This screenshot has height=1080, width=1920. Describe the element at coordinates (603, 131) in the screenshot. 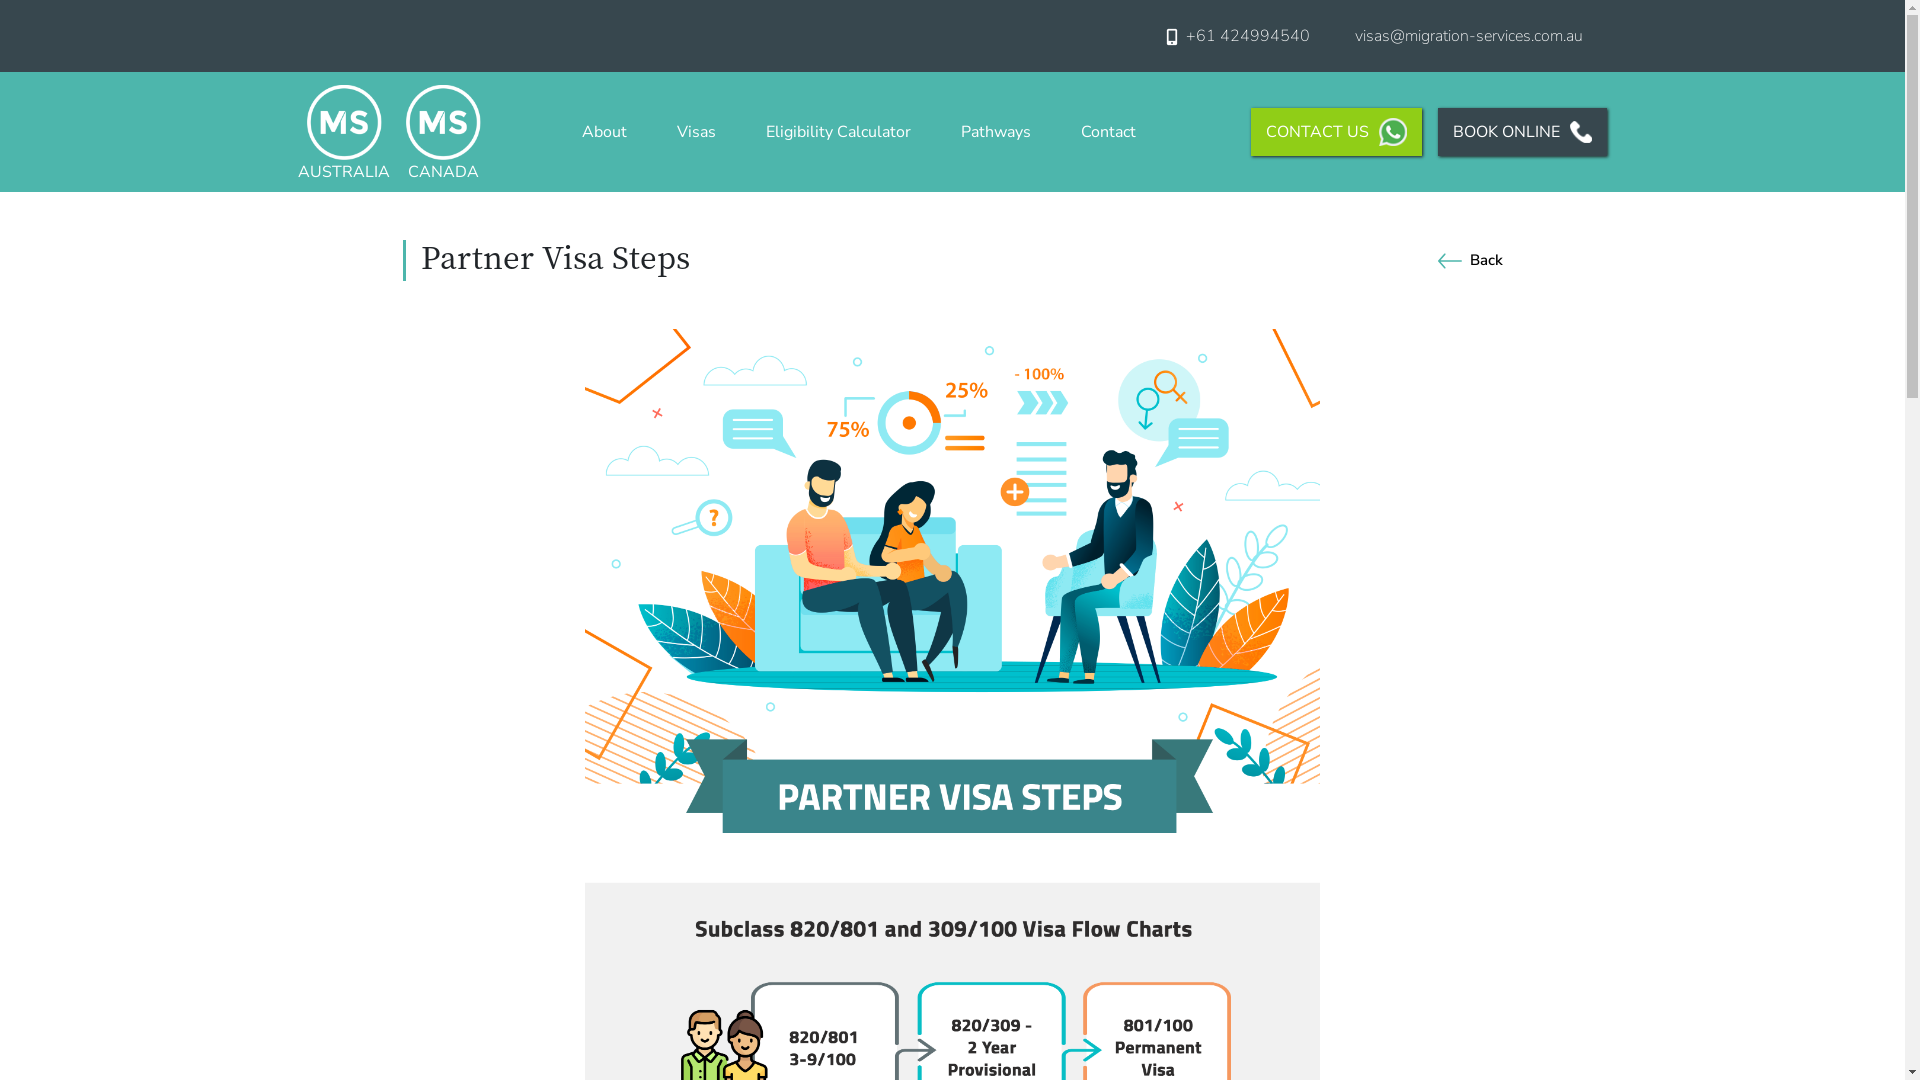

I see `'About'` at that location.